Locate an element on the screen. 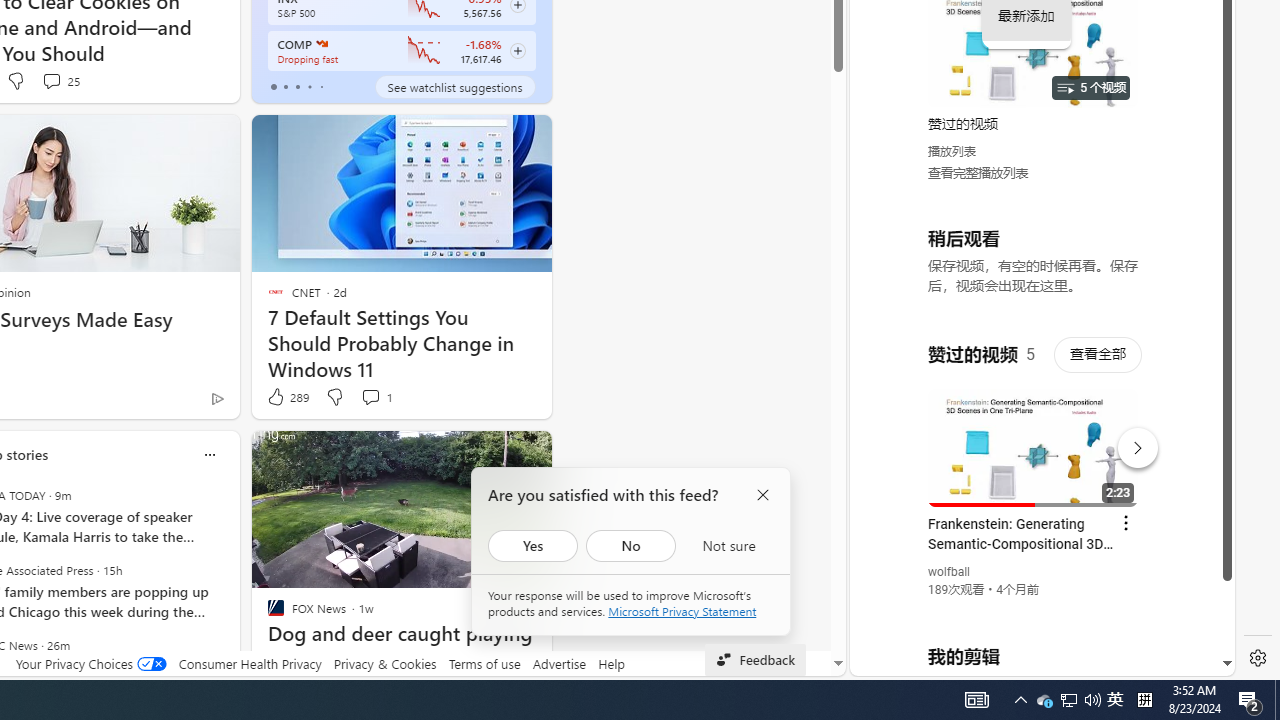  'View comments 25 Comment' is located at coordinates (60, 80).